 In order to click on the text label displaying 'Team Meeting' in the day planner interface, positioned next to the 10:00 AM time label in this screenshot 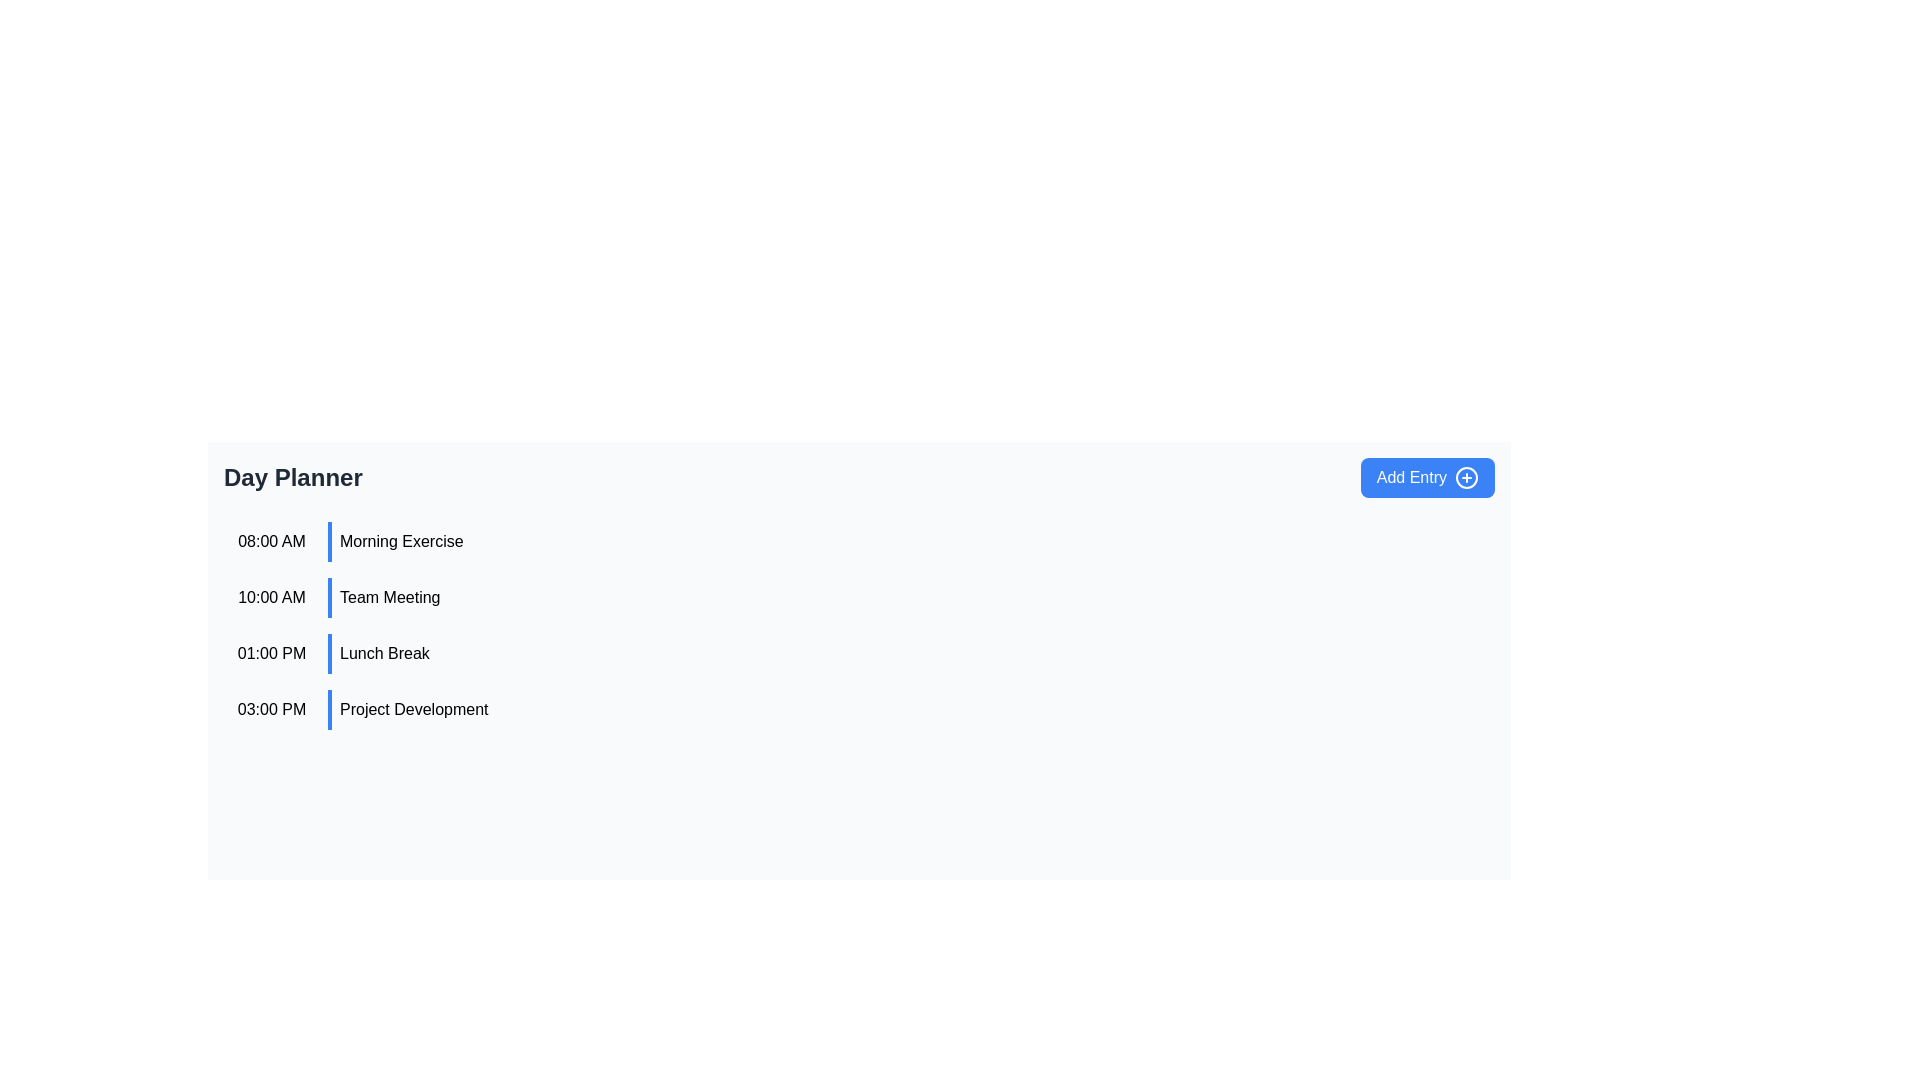, I will do `click(390, 596)`.